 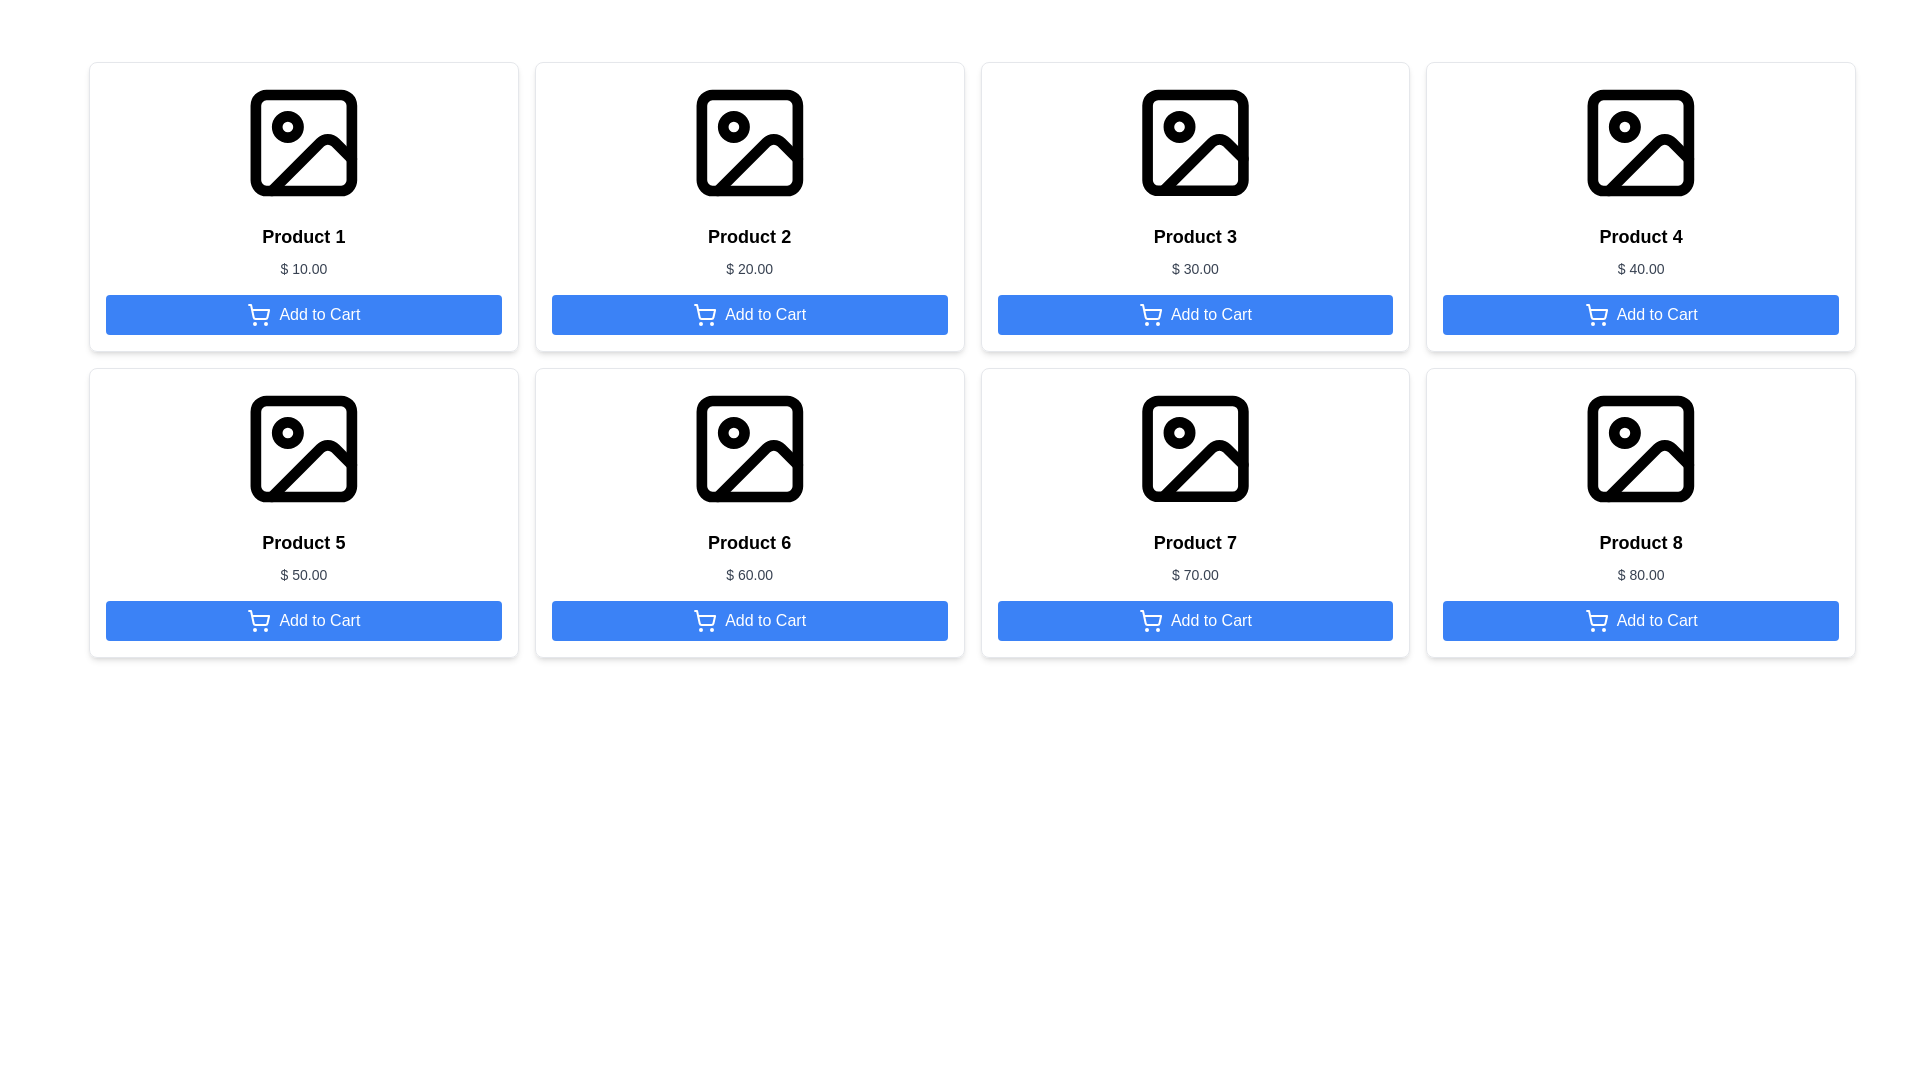 I want to click on the image placeholder within the card labeled 'Product 7', located in the second row, fourth column of the product grid, so click(x=1195, y=447).